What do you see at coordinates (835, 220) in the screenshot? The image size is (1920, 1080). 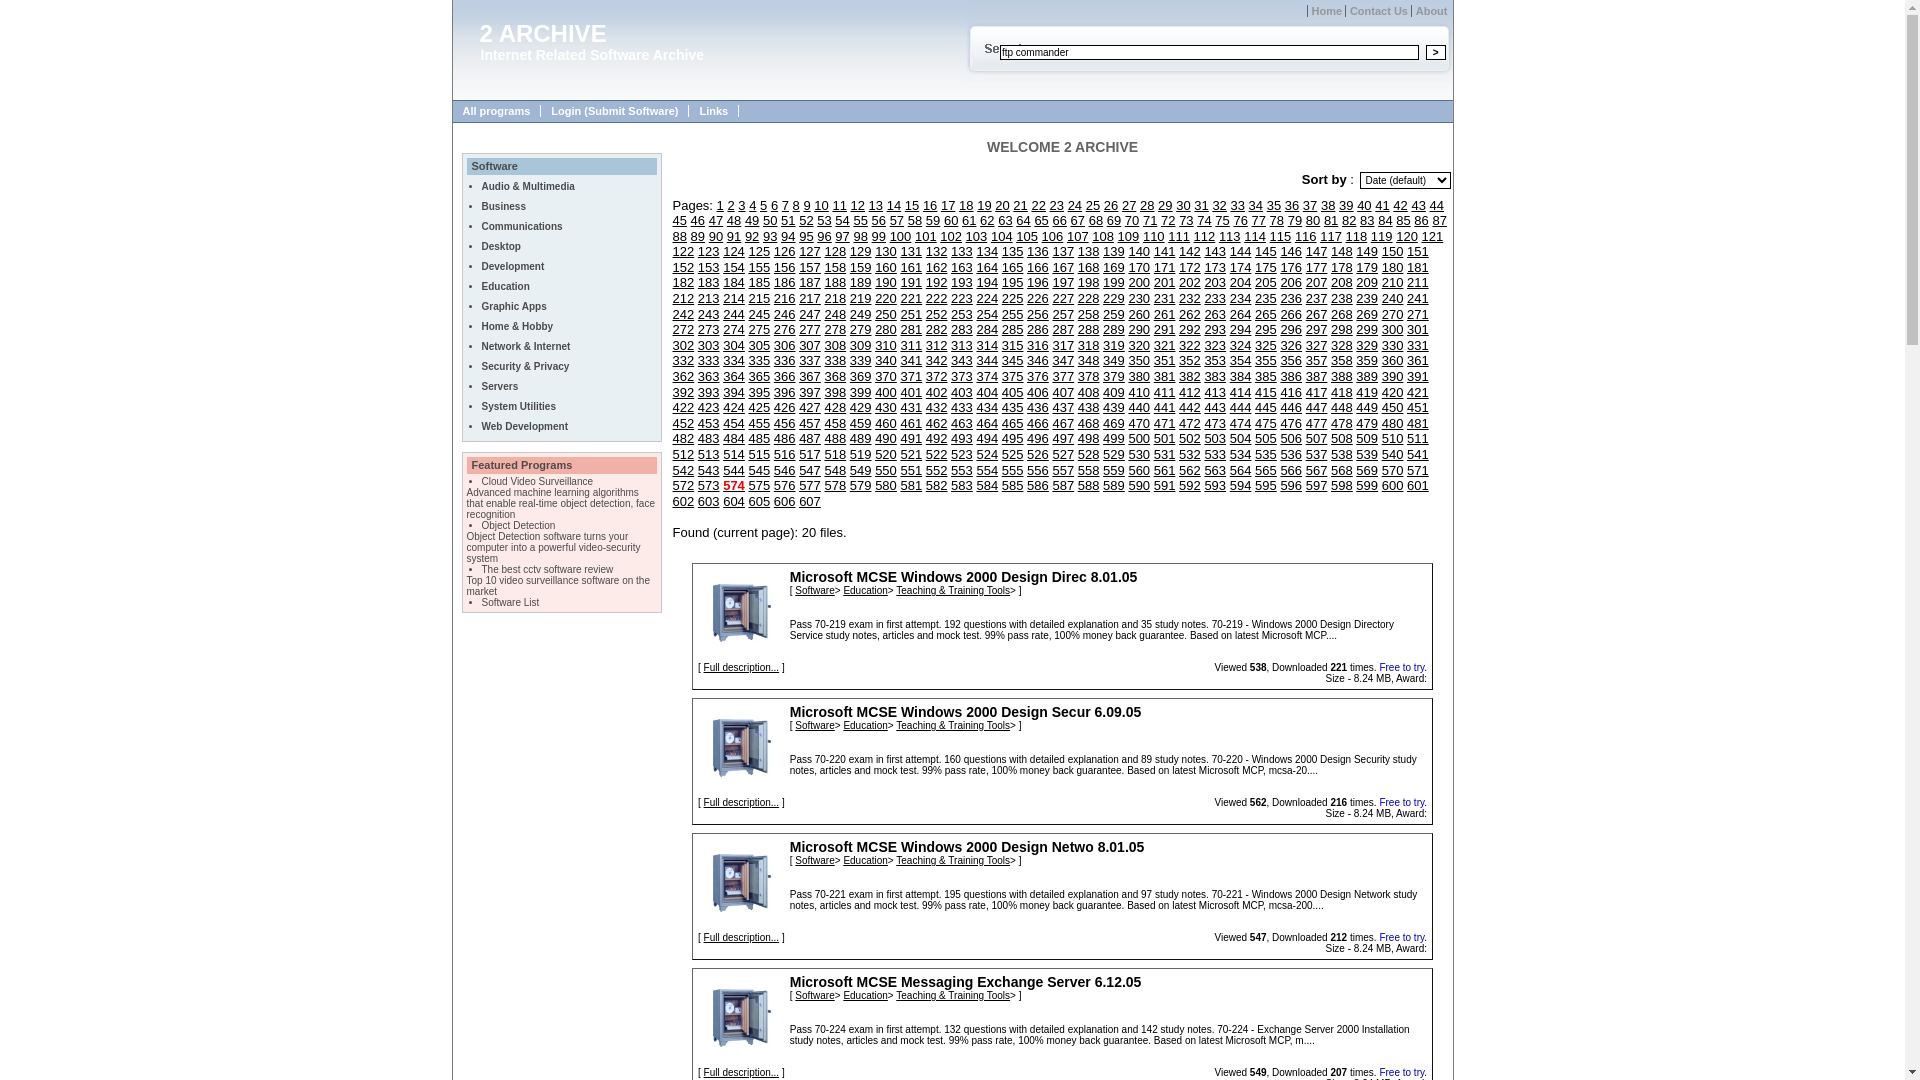 I see `'54'` at bounding box center [835, 220].